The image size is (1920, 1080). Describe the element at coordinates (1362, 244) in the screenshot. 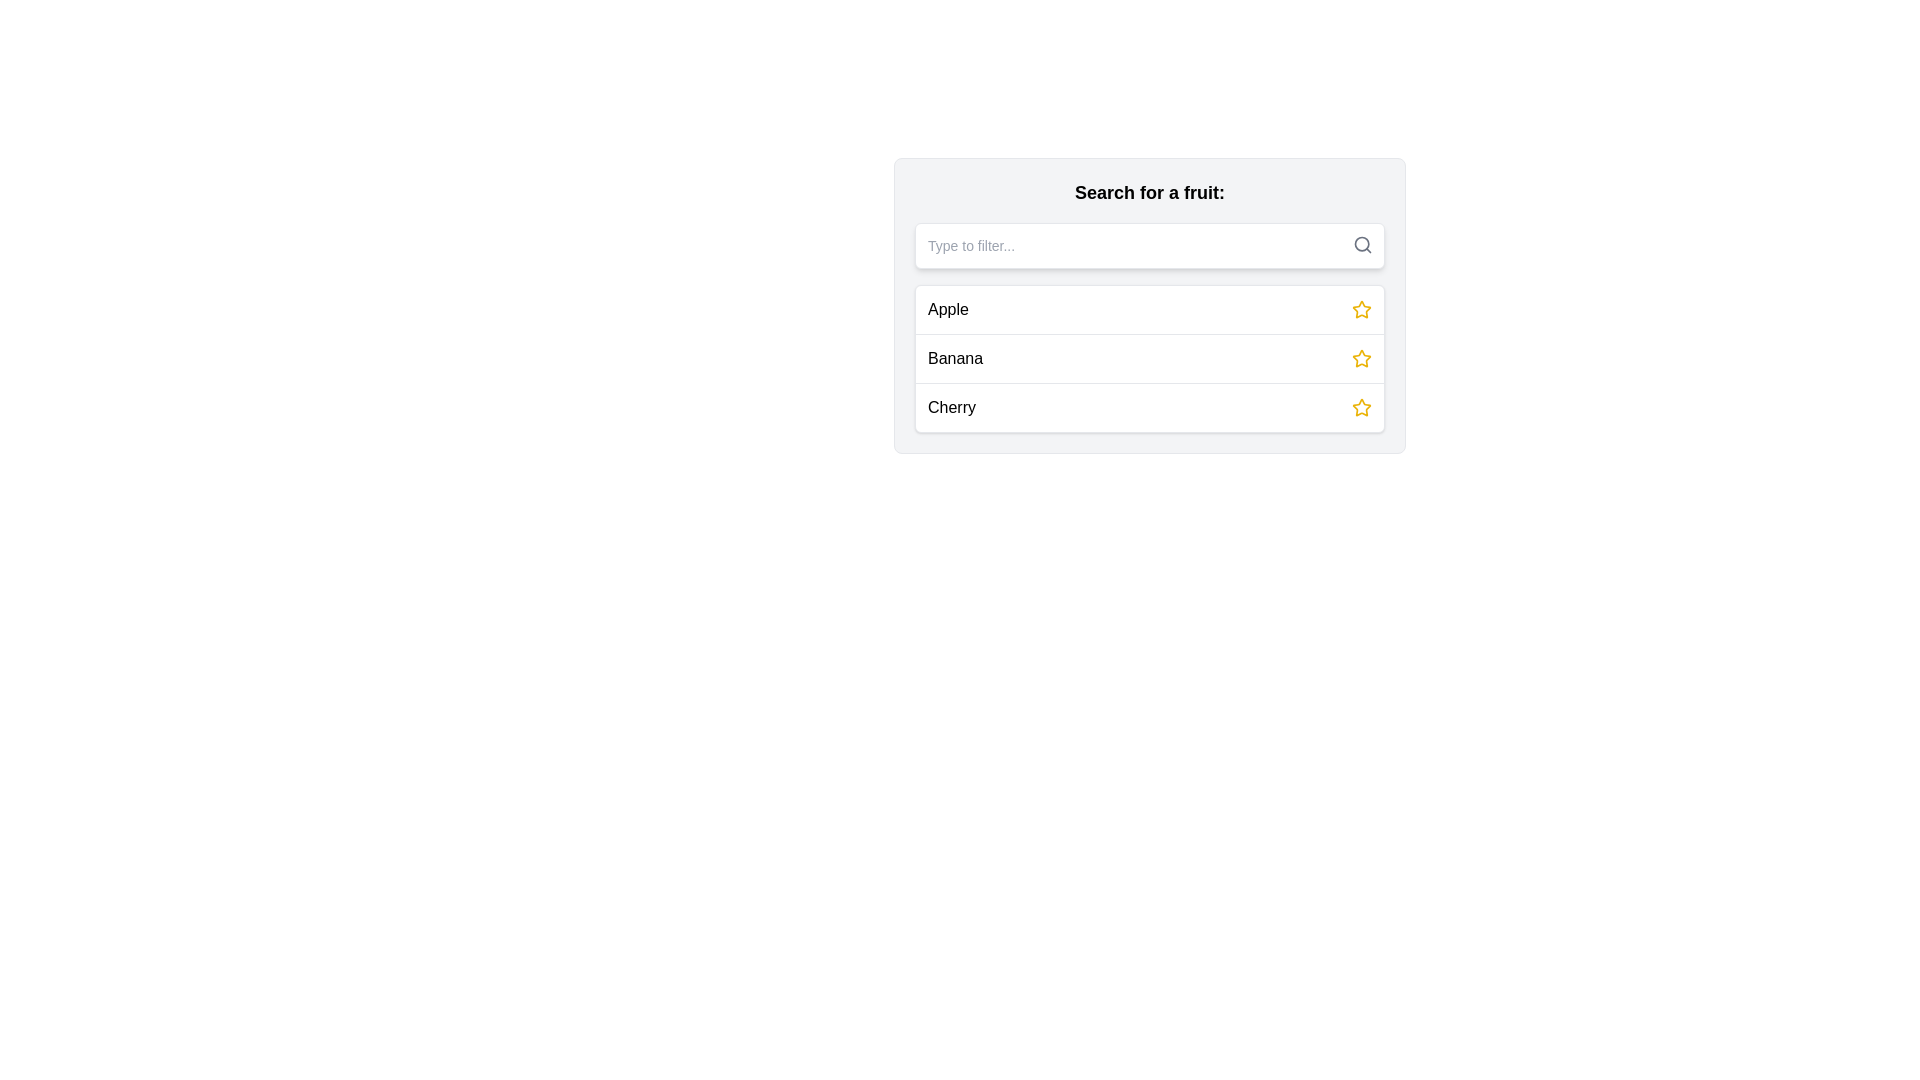

I see `the search icon located at the top-right corner of the input section` at that location.